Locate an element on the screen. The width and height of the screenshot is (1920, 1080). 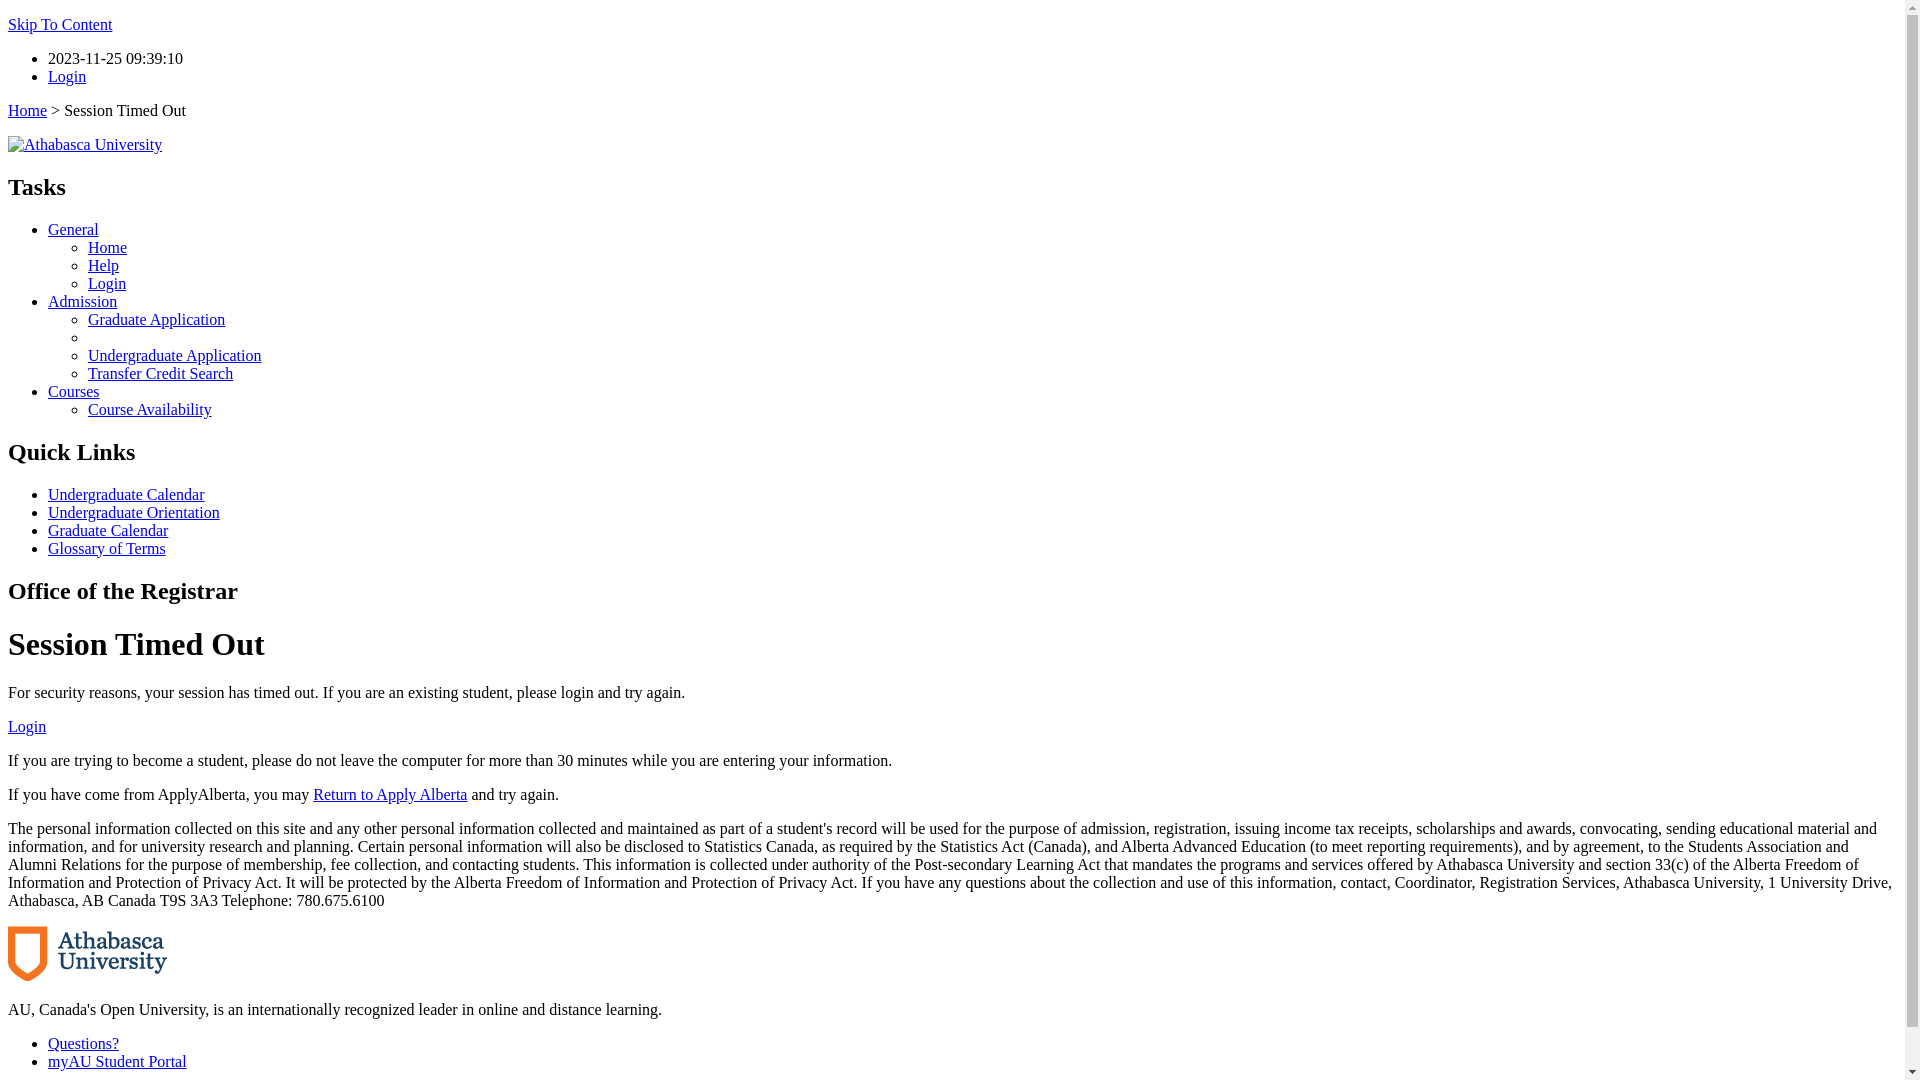
'Transfer Credit Search' is located at coordinates (160, 373).